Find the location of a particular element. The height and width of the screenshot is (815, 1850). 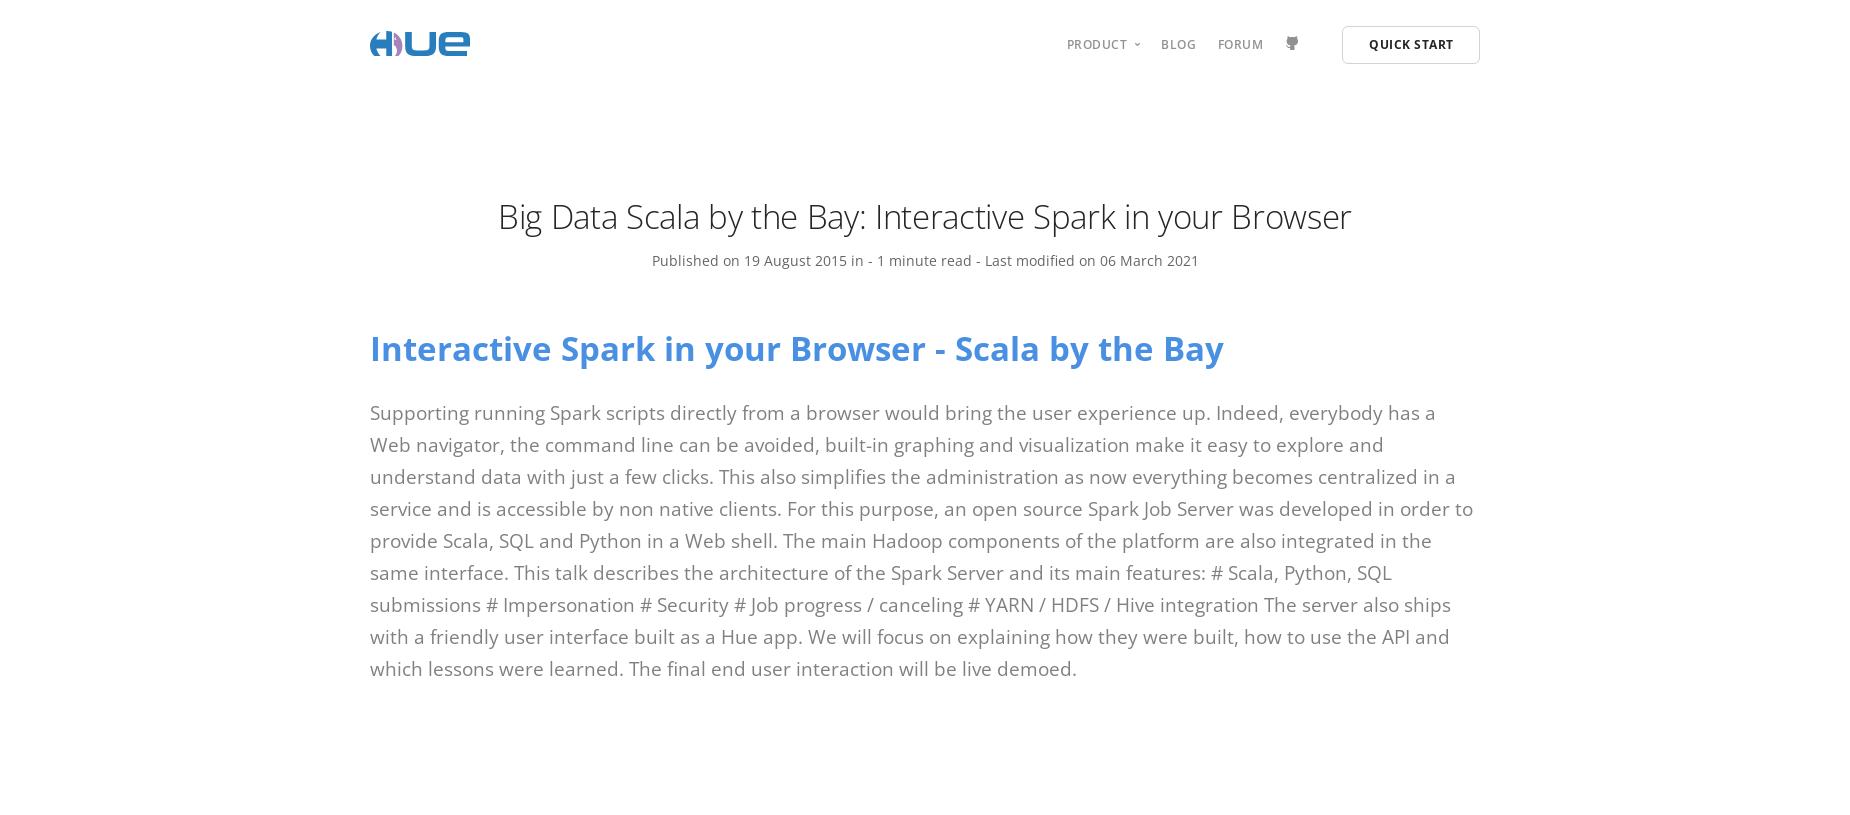

'Product' is located at coordinates (1096, 42).